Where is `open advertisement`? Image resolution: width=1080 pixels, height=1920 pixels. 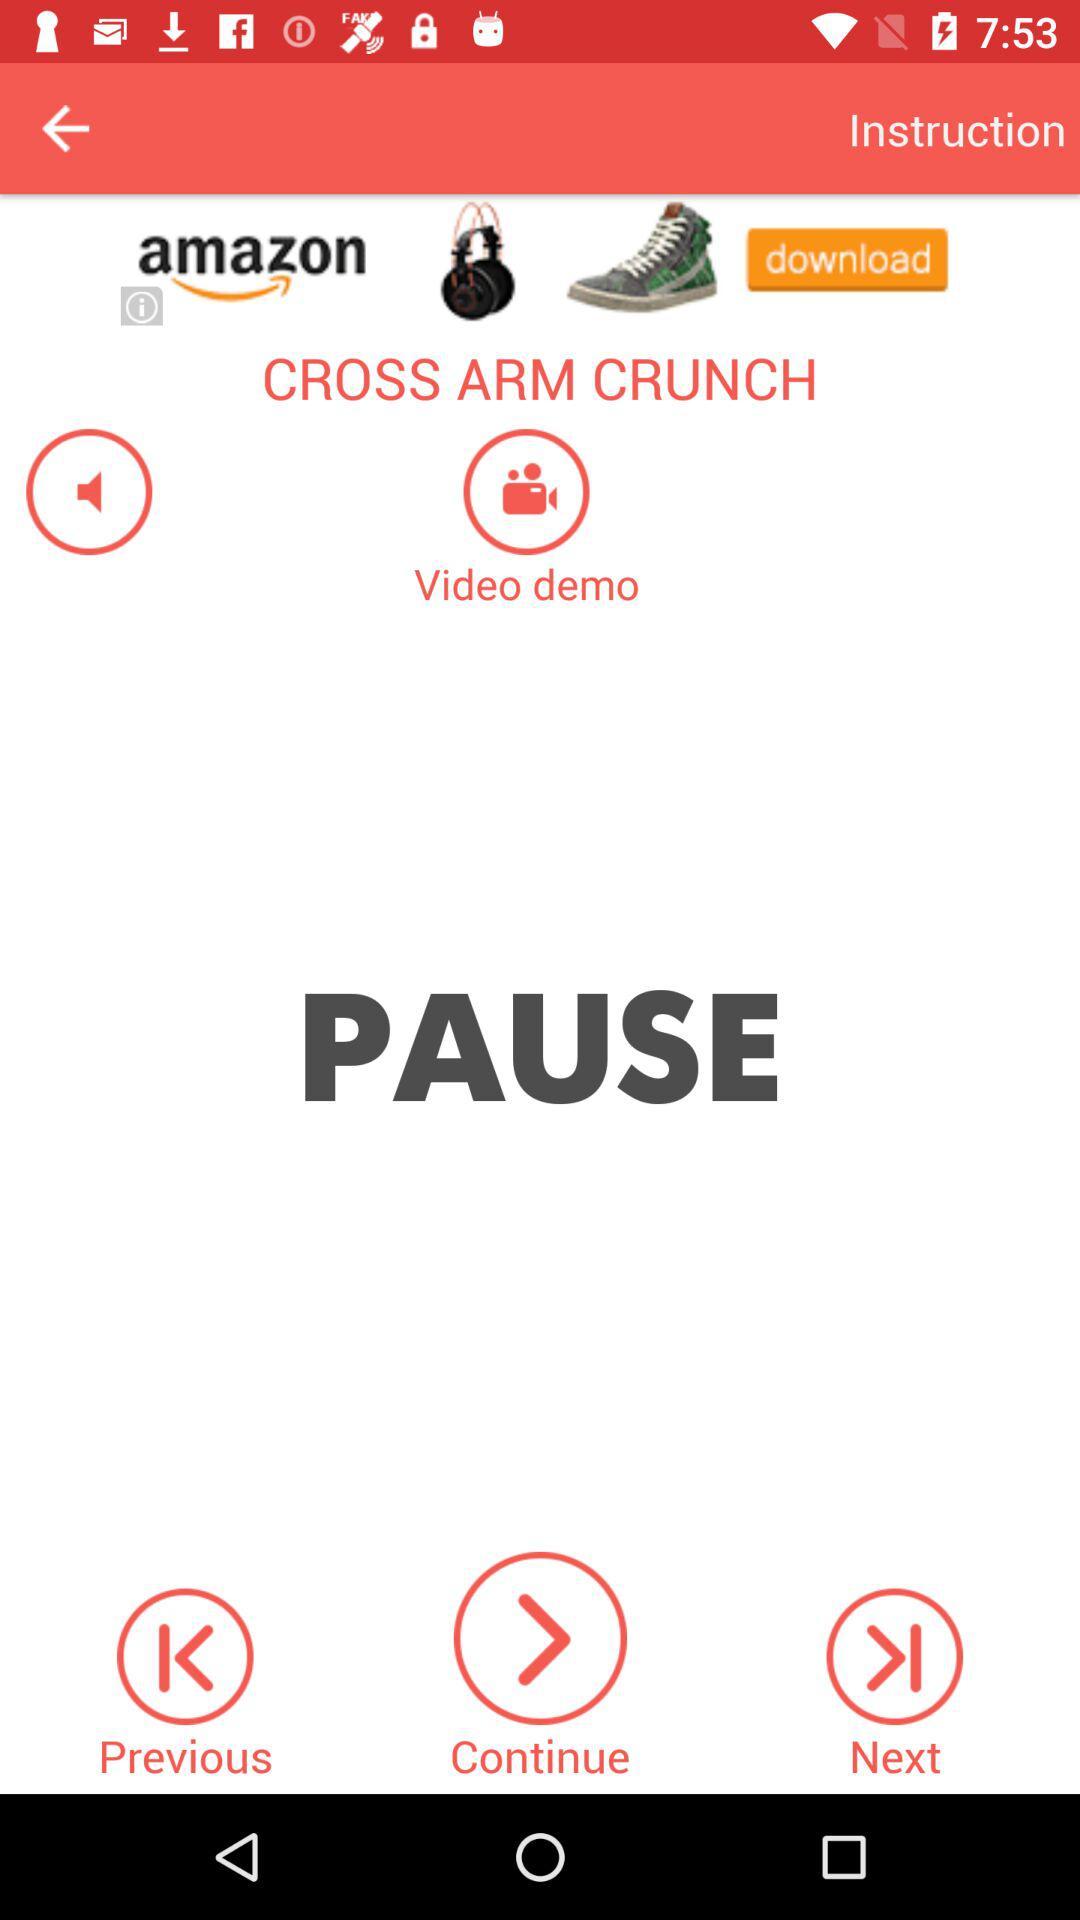
open advertisement is located at coordinates (540, 258).